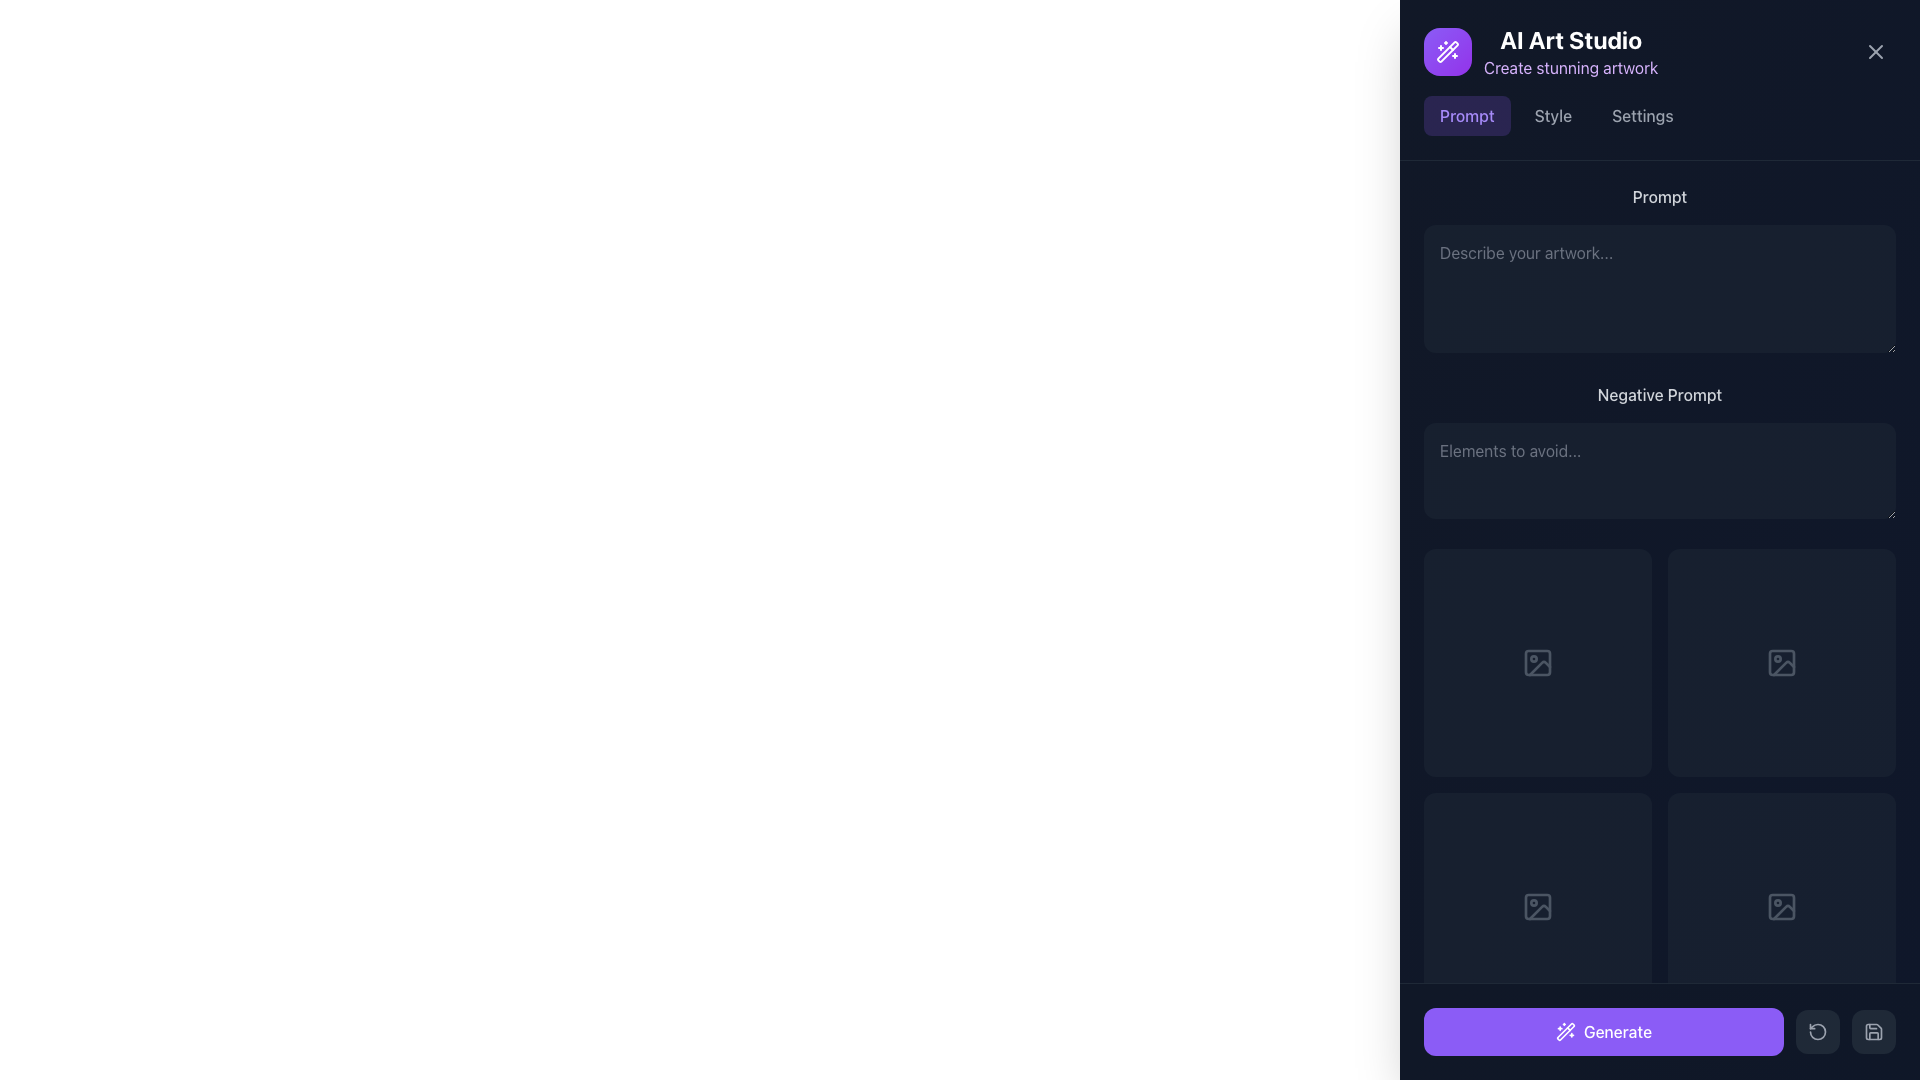 The width and height of the screenshot is (1920, 1080). Describe the element at coordinates (1570, 67) in the screenshot. I see `the static text element that provides a descriptive subtitle for the 'AI Art Studio' section, located beneath the title text in the sidebar panel` at that location.